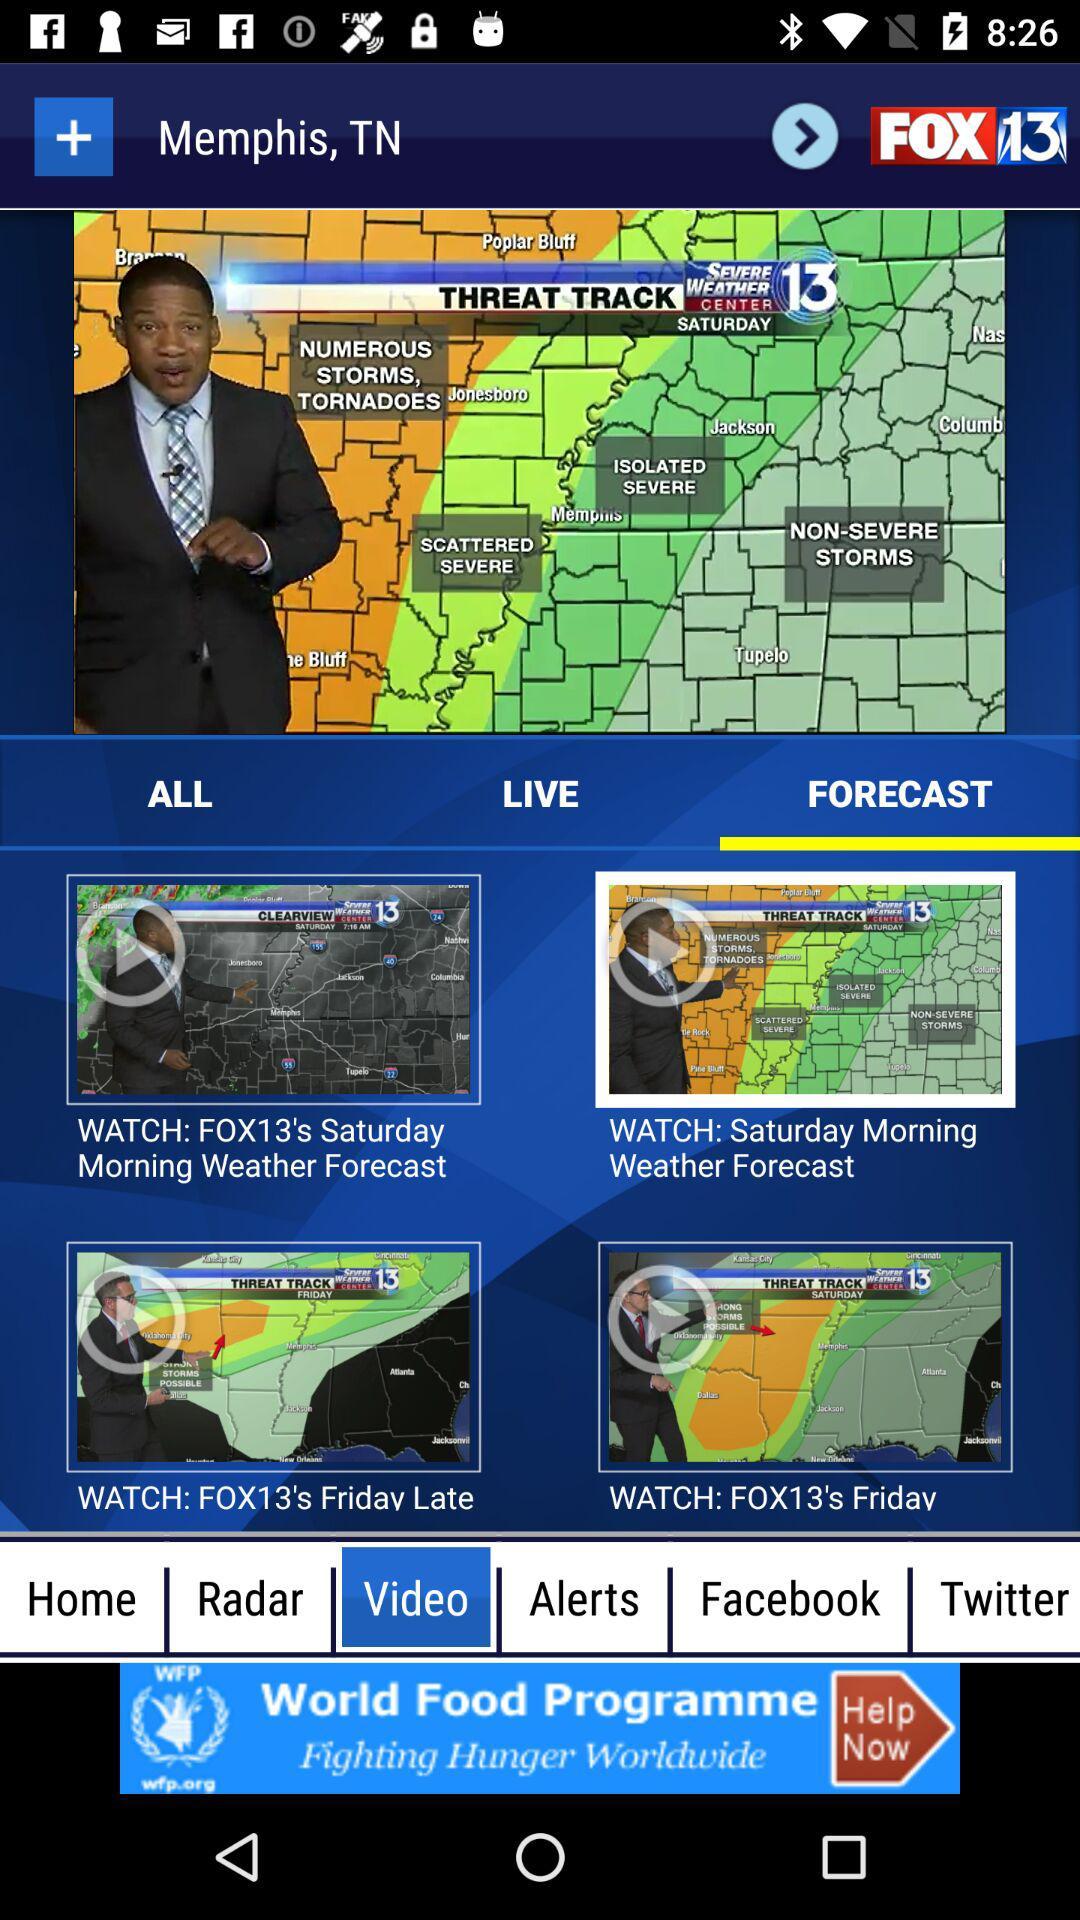  What do you see at coordinates (273, 989) in the screenshot?
I see `image below all` at bounding box center [273, 989].